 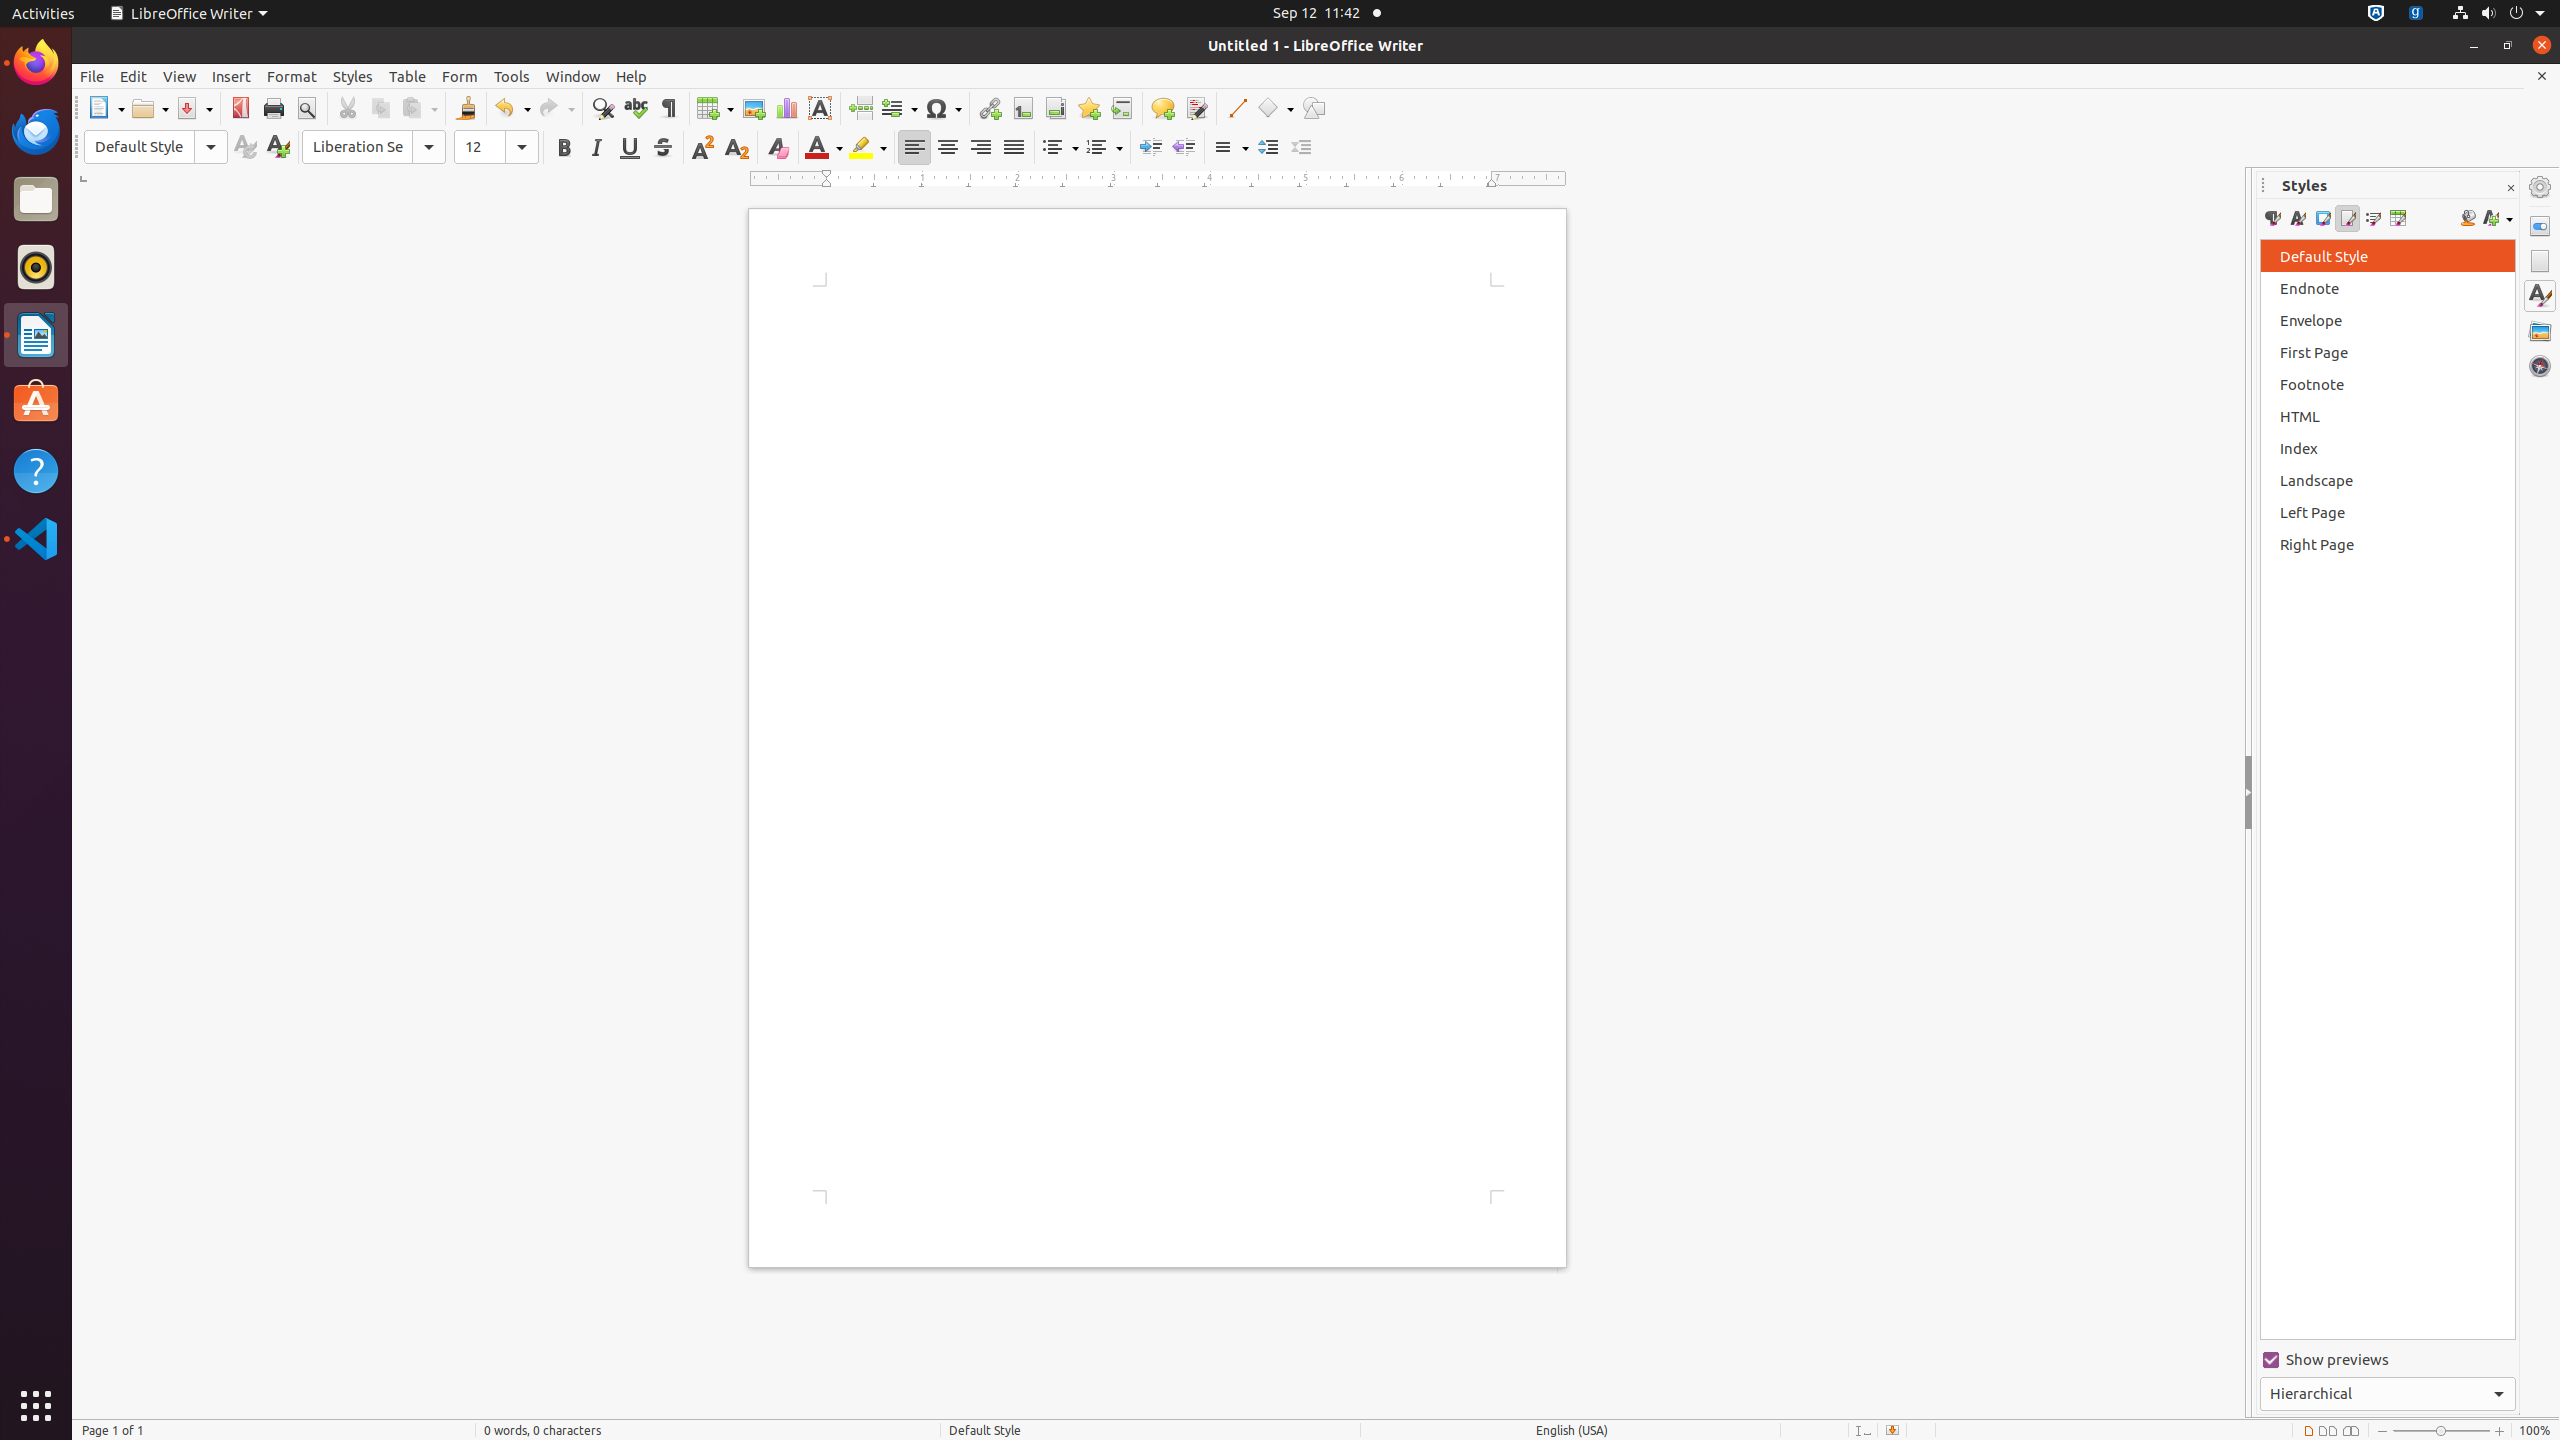 I want to click on 'Fill Format Mode', so click(x=2466, y=218).